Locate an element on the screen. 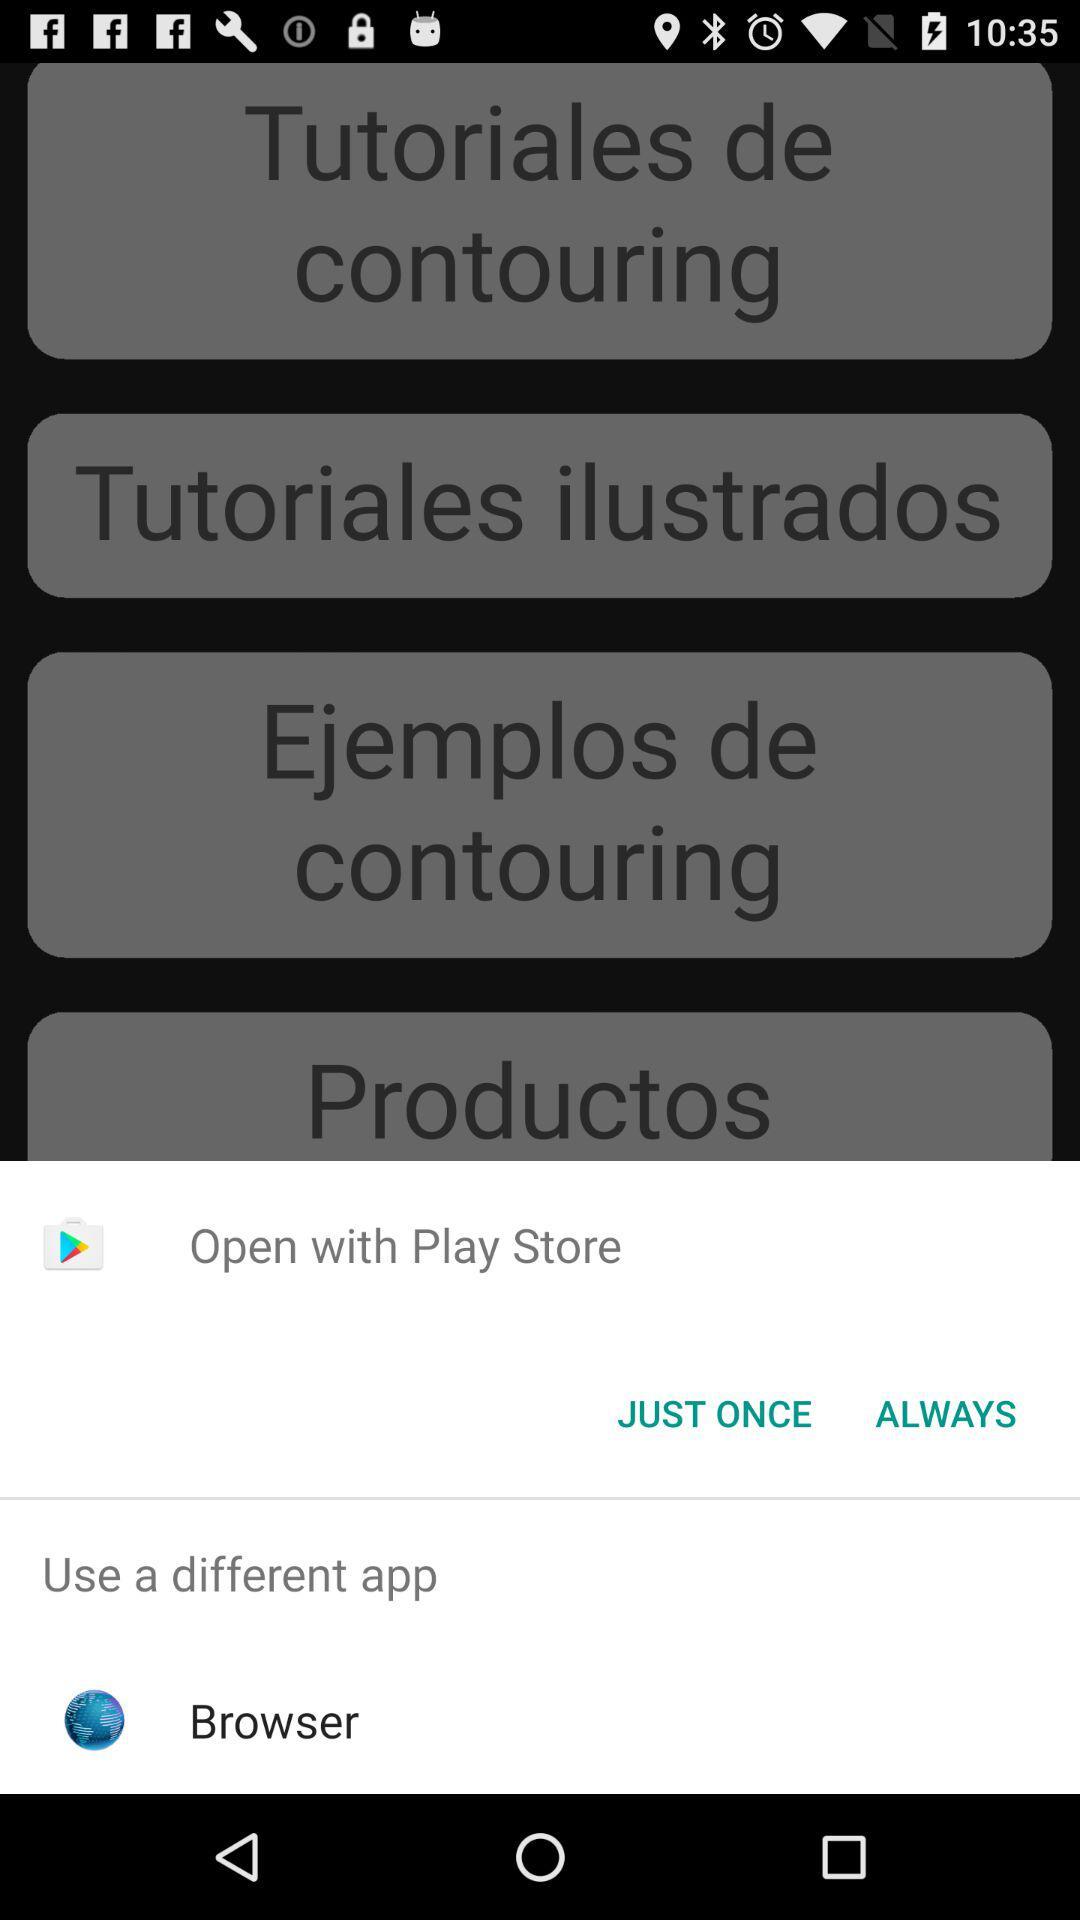 The height and width of the screenshot is (1920, 1080). browser icon is located at coordinates (274, 1719).